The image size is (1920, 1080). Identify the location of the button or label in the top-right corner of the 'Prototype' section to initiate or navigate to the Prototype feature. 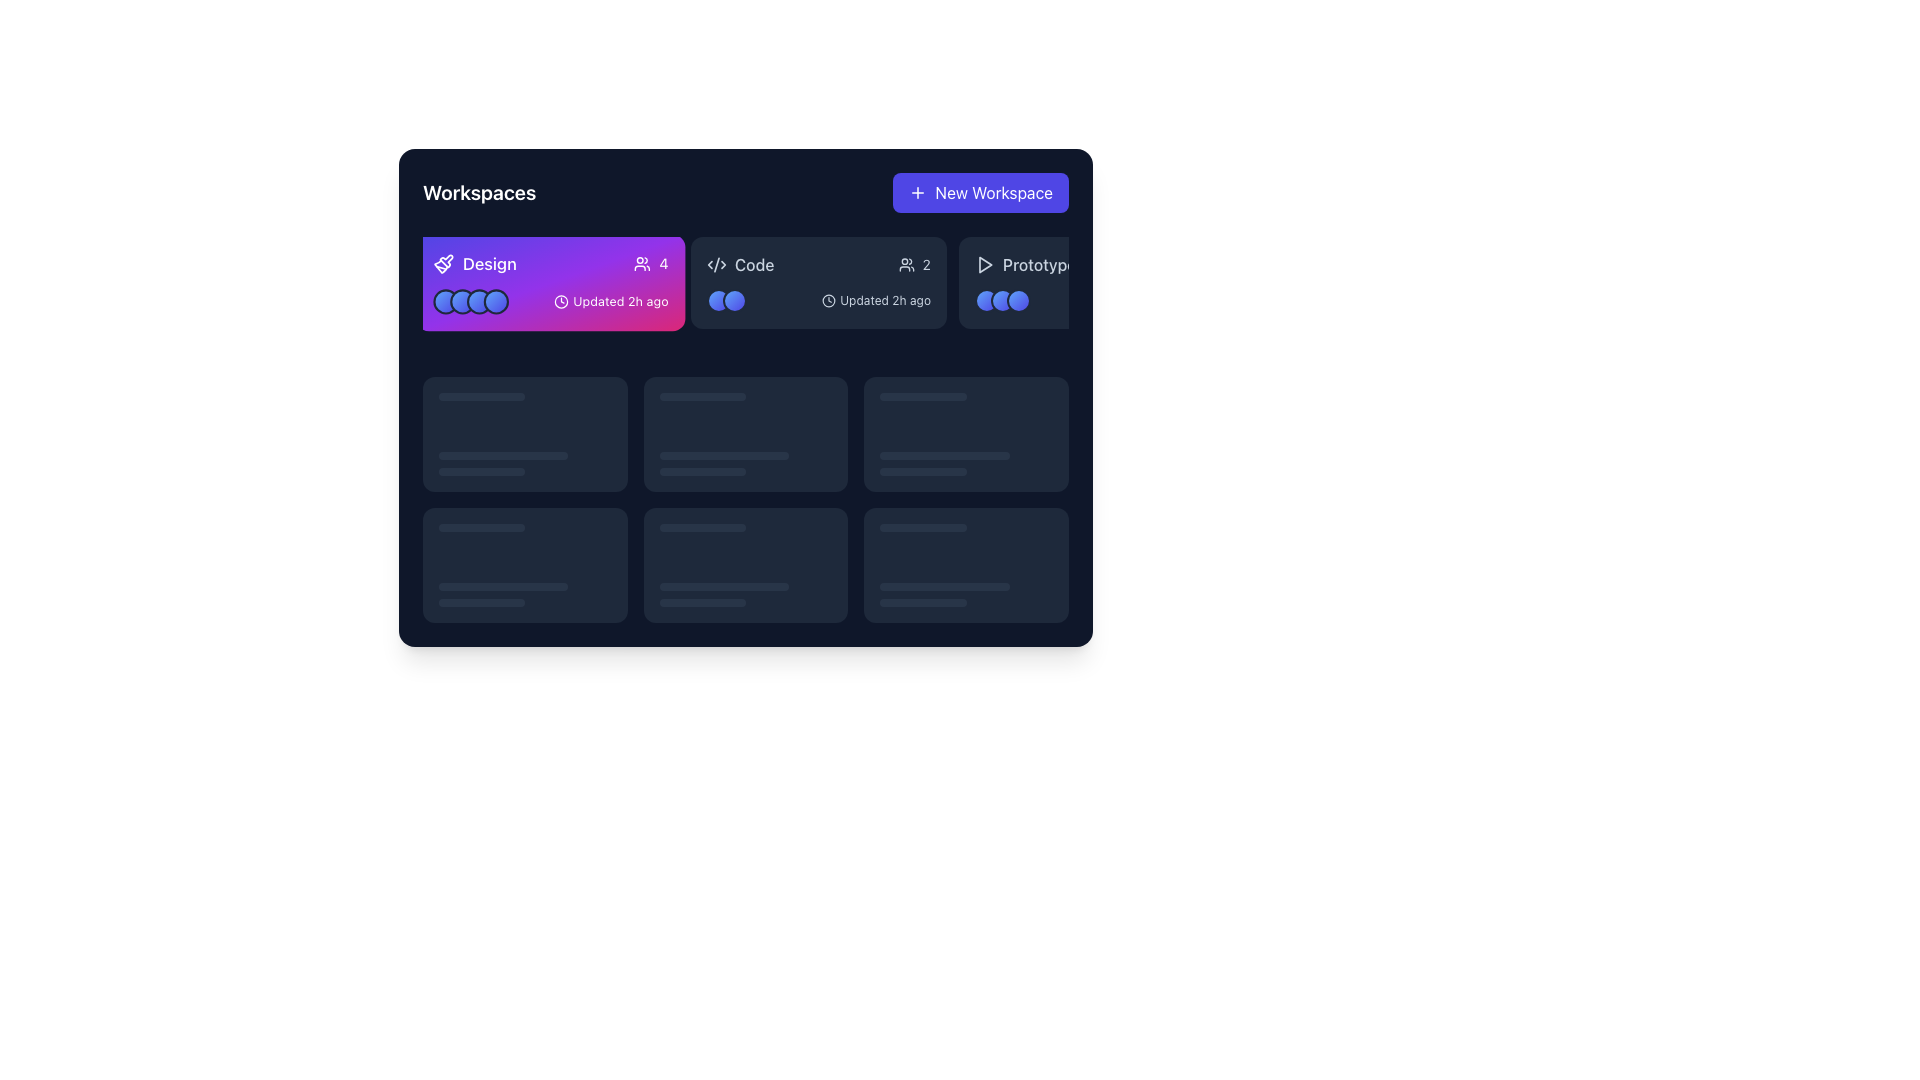
(1025, 264).